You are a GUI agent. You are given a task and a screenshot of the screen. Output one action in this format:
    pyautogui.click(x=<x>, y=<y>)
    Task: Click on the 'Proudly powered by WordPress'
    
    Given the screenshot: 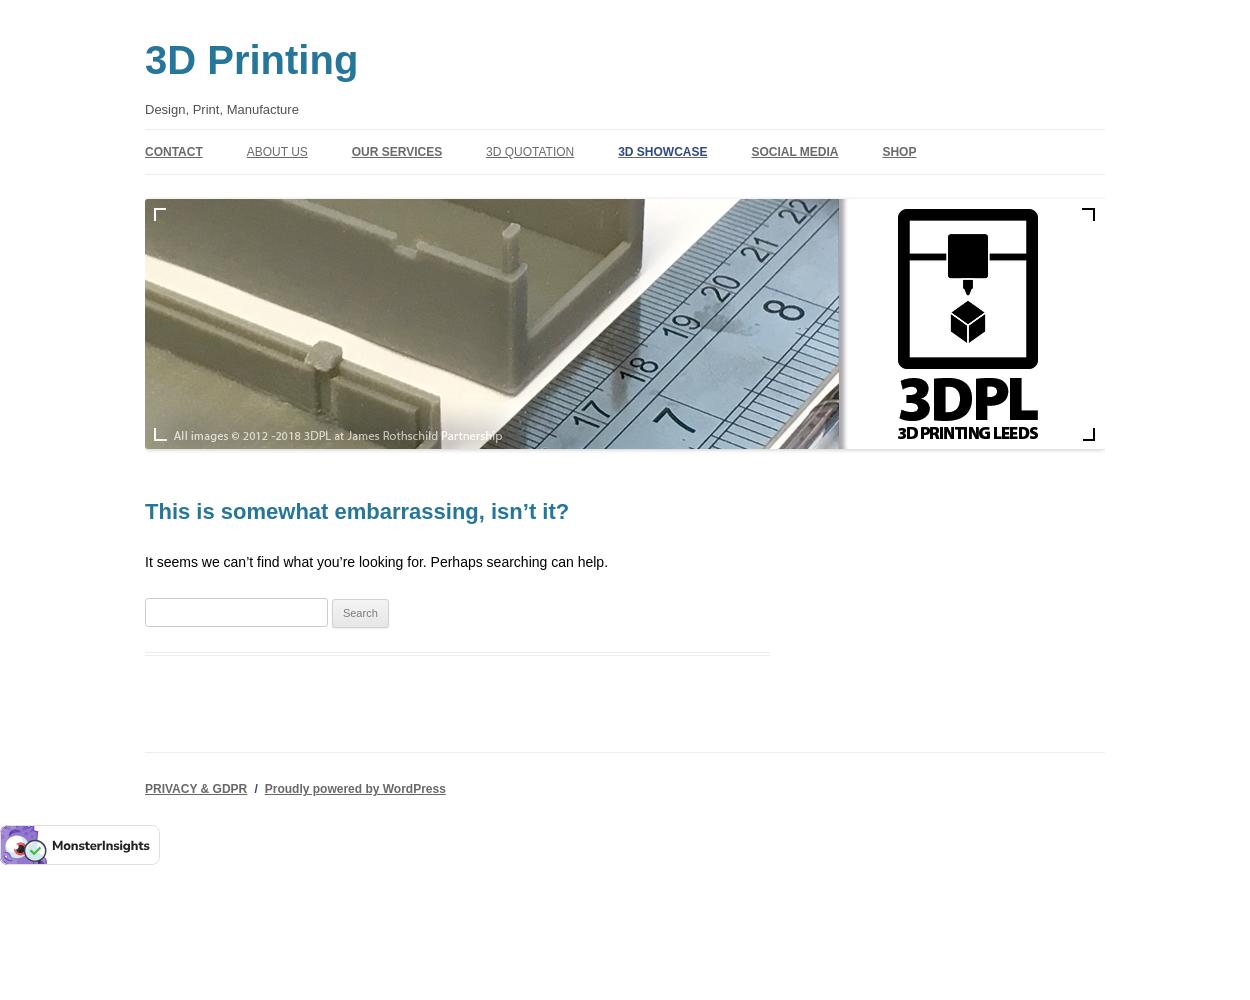 What is the action you would take?
    pyautogui.click(x=353, y=789)
    